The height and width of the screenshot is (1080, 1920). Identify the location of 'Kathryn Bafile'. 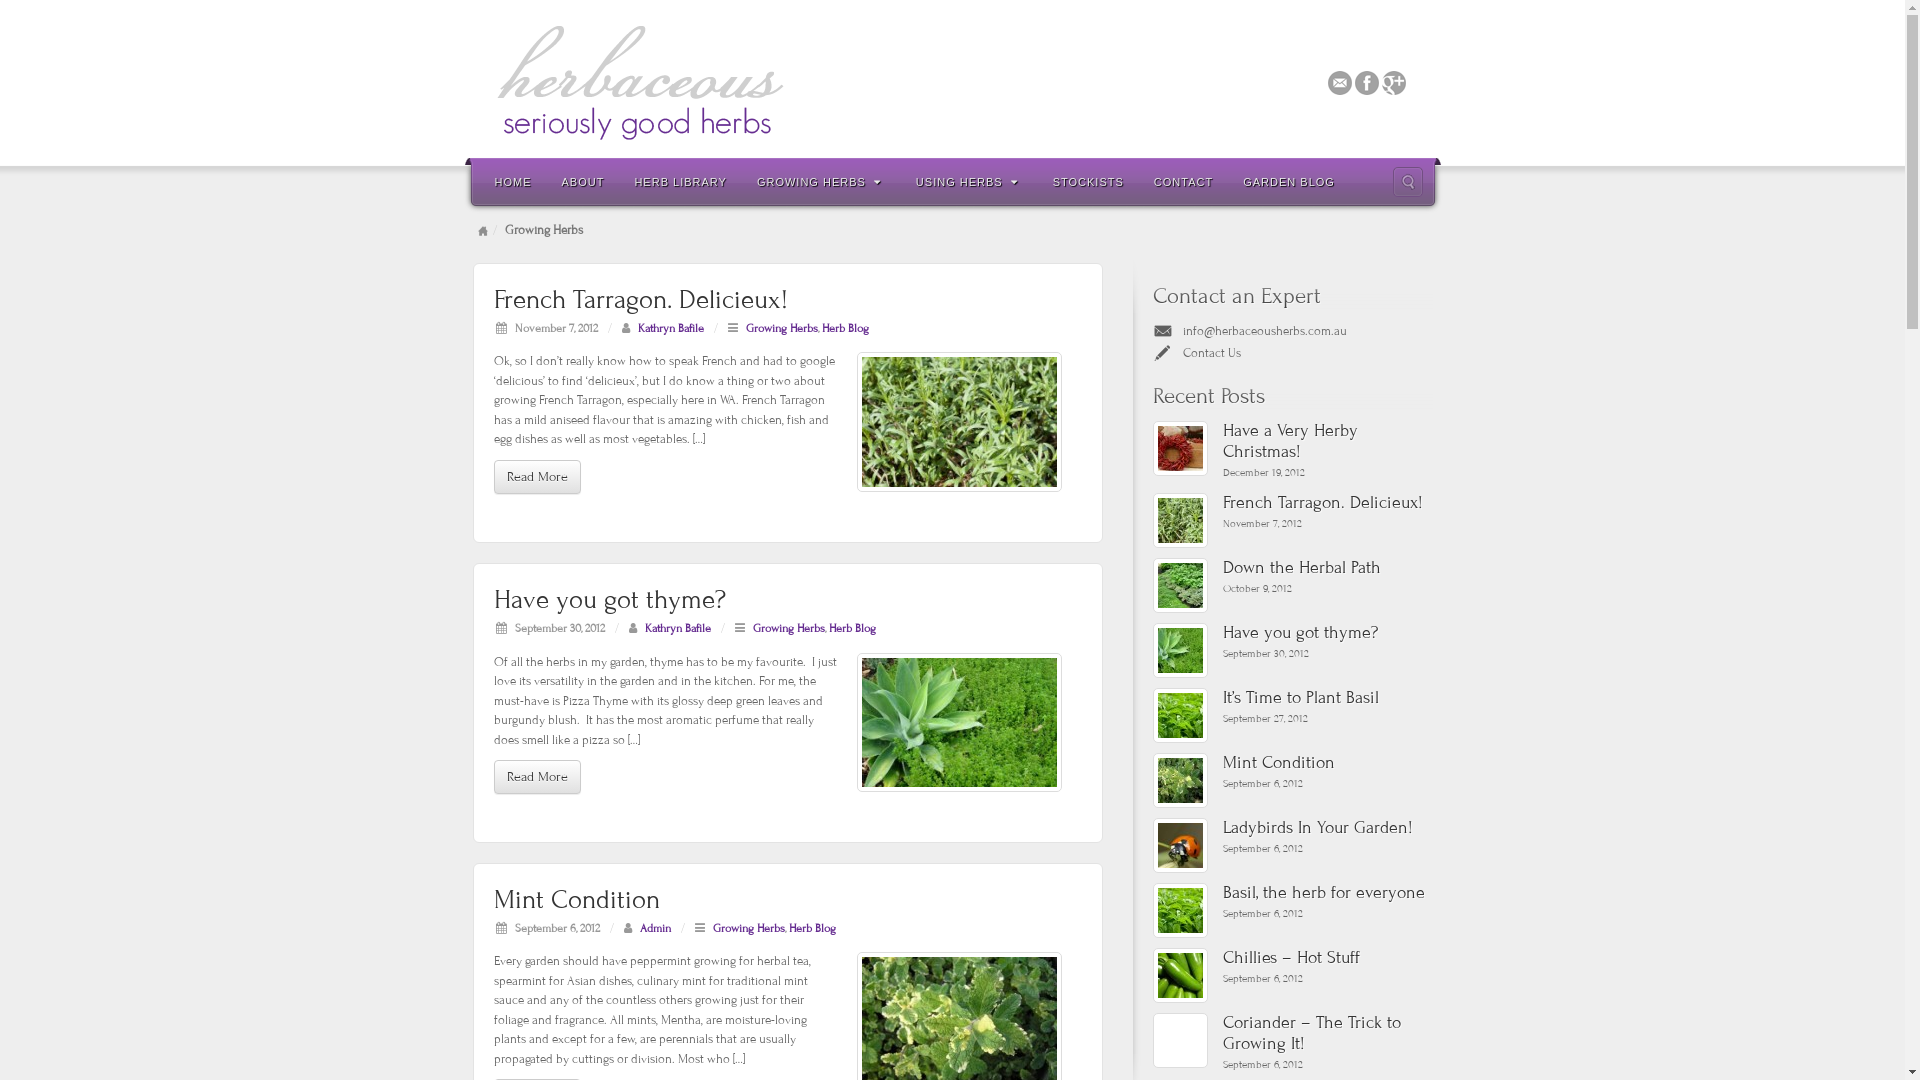
(637, 326).